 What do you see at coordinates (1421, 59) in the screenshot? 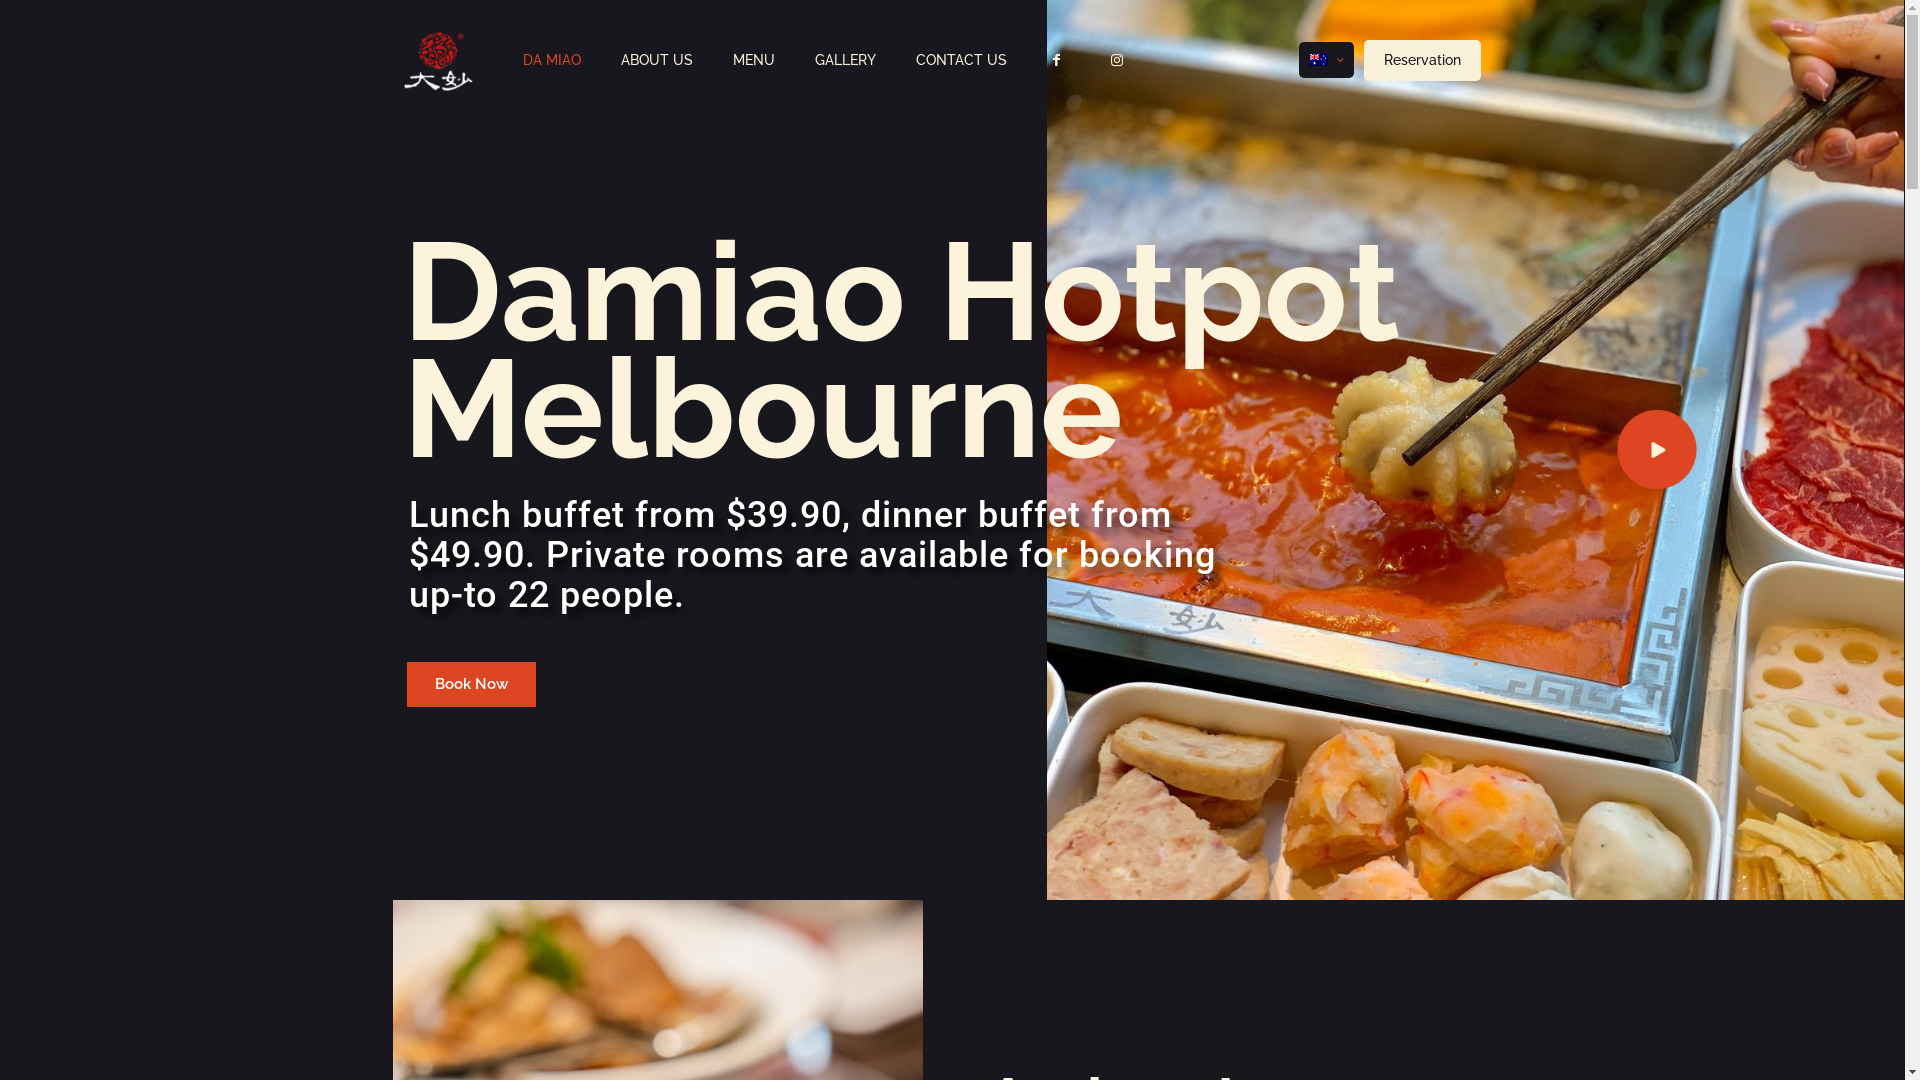
I see `'Reservation'` at bounding box center [1421, 59].